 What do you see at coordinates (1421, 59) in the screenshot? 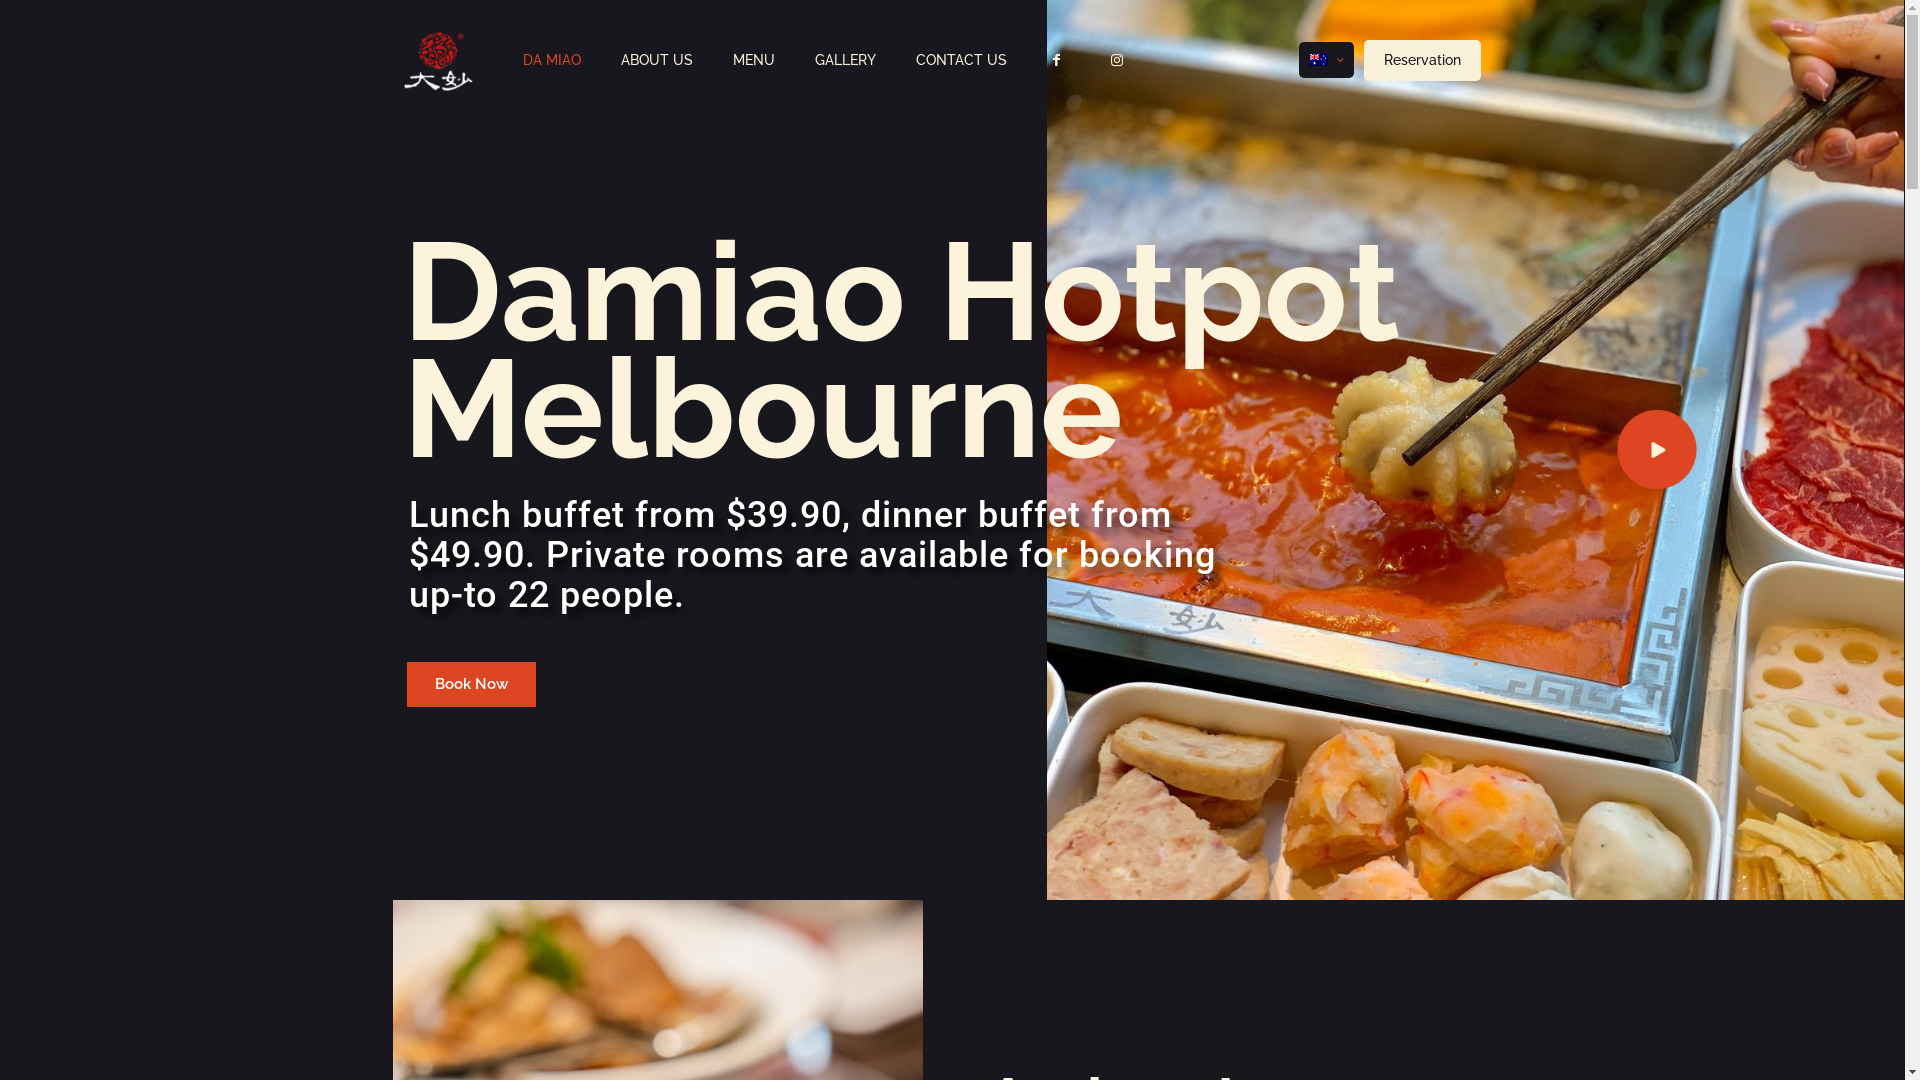
I see `'Reservation'` at bounding box center [1421, 59].